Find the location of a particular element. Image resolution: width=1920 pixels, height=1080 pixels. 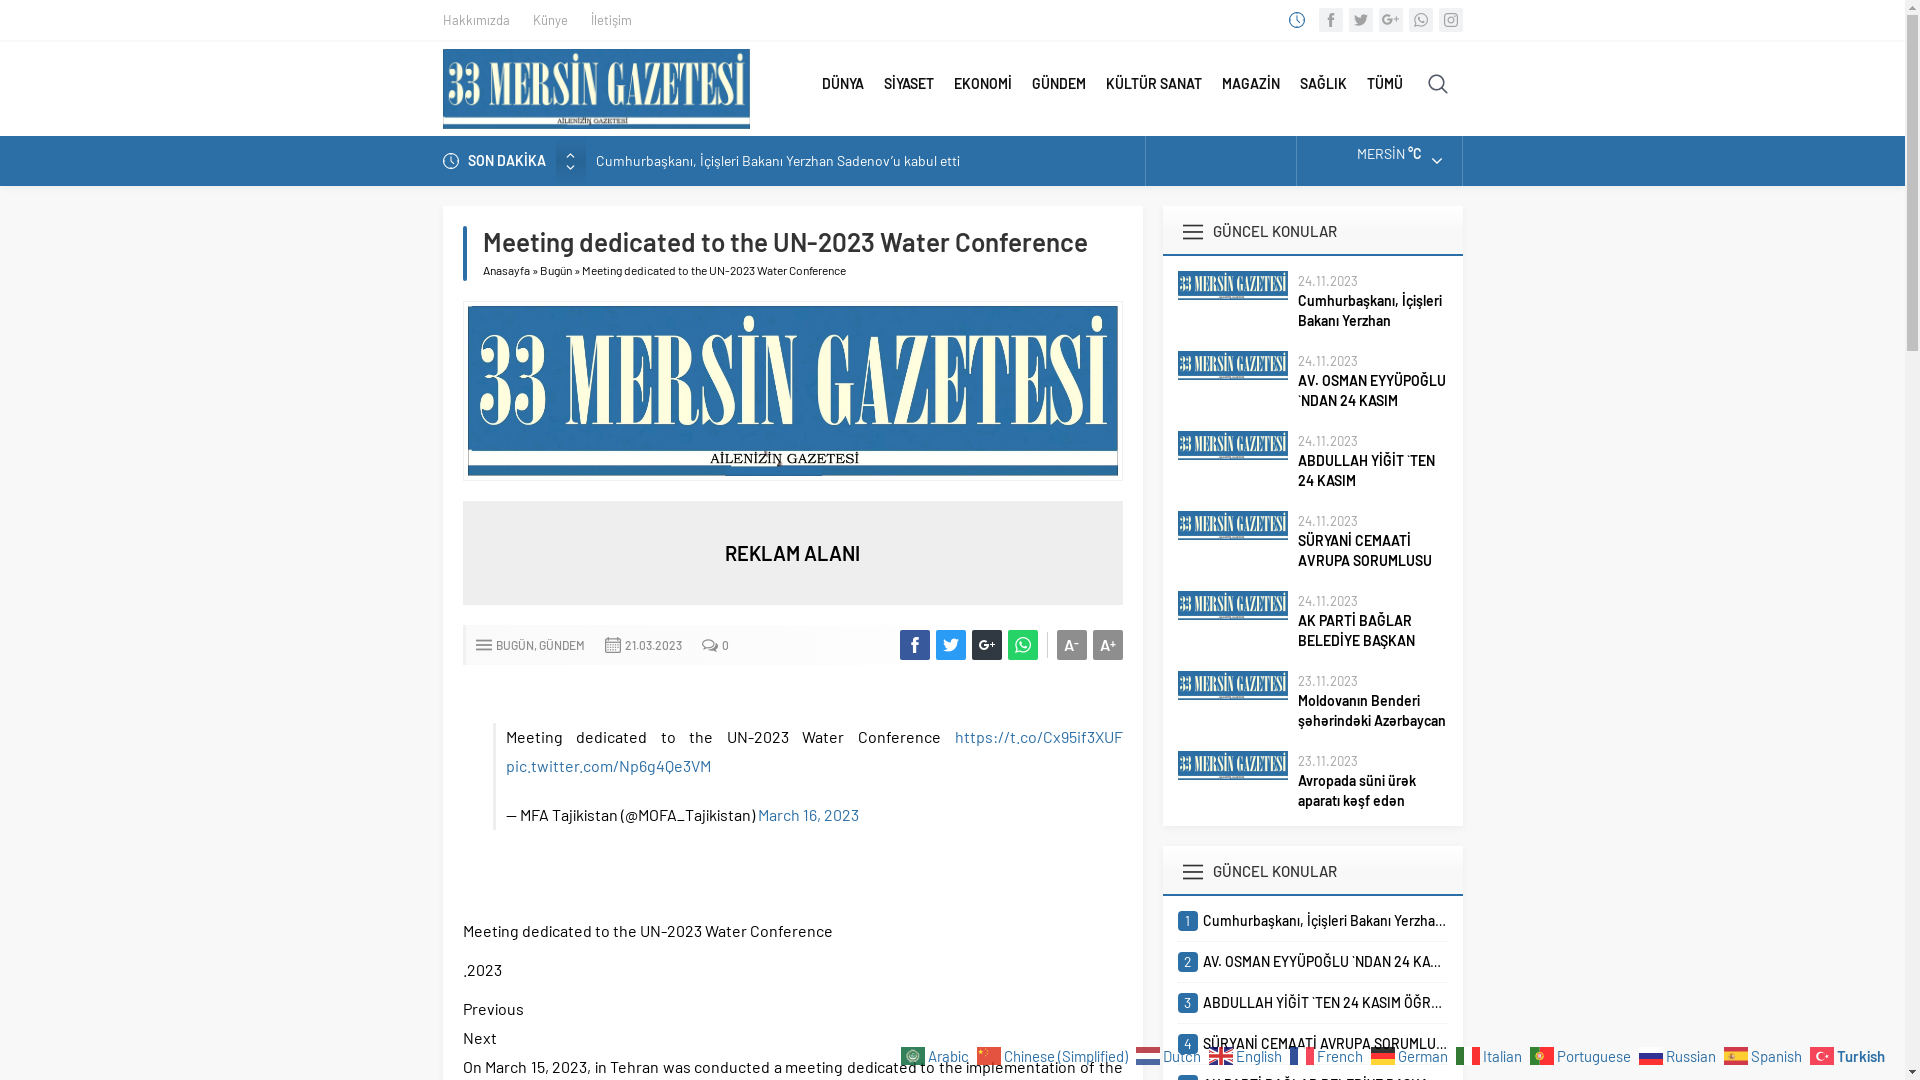

'33 Mersin Gazetesi - Anasayfa' is located at coordinates (594, 87).